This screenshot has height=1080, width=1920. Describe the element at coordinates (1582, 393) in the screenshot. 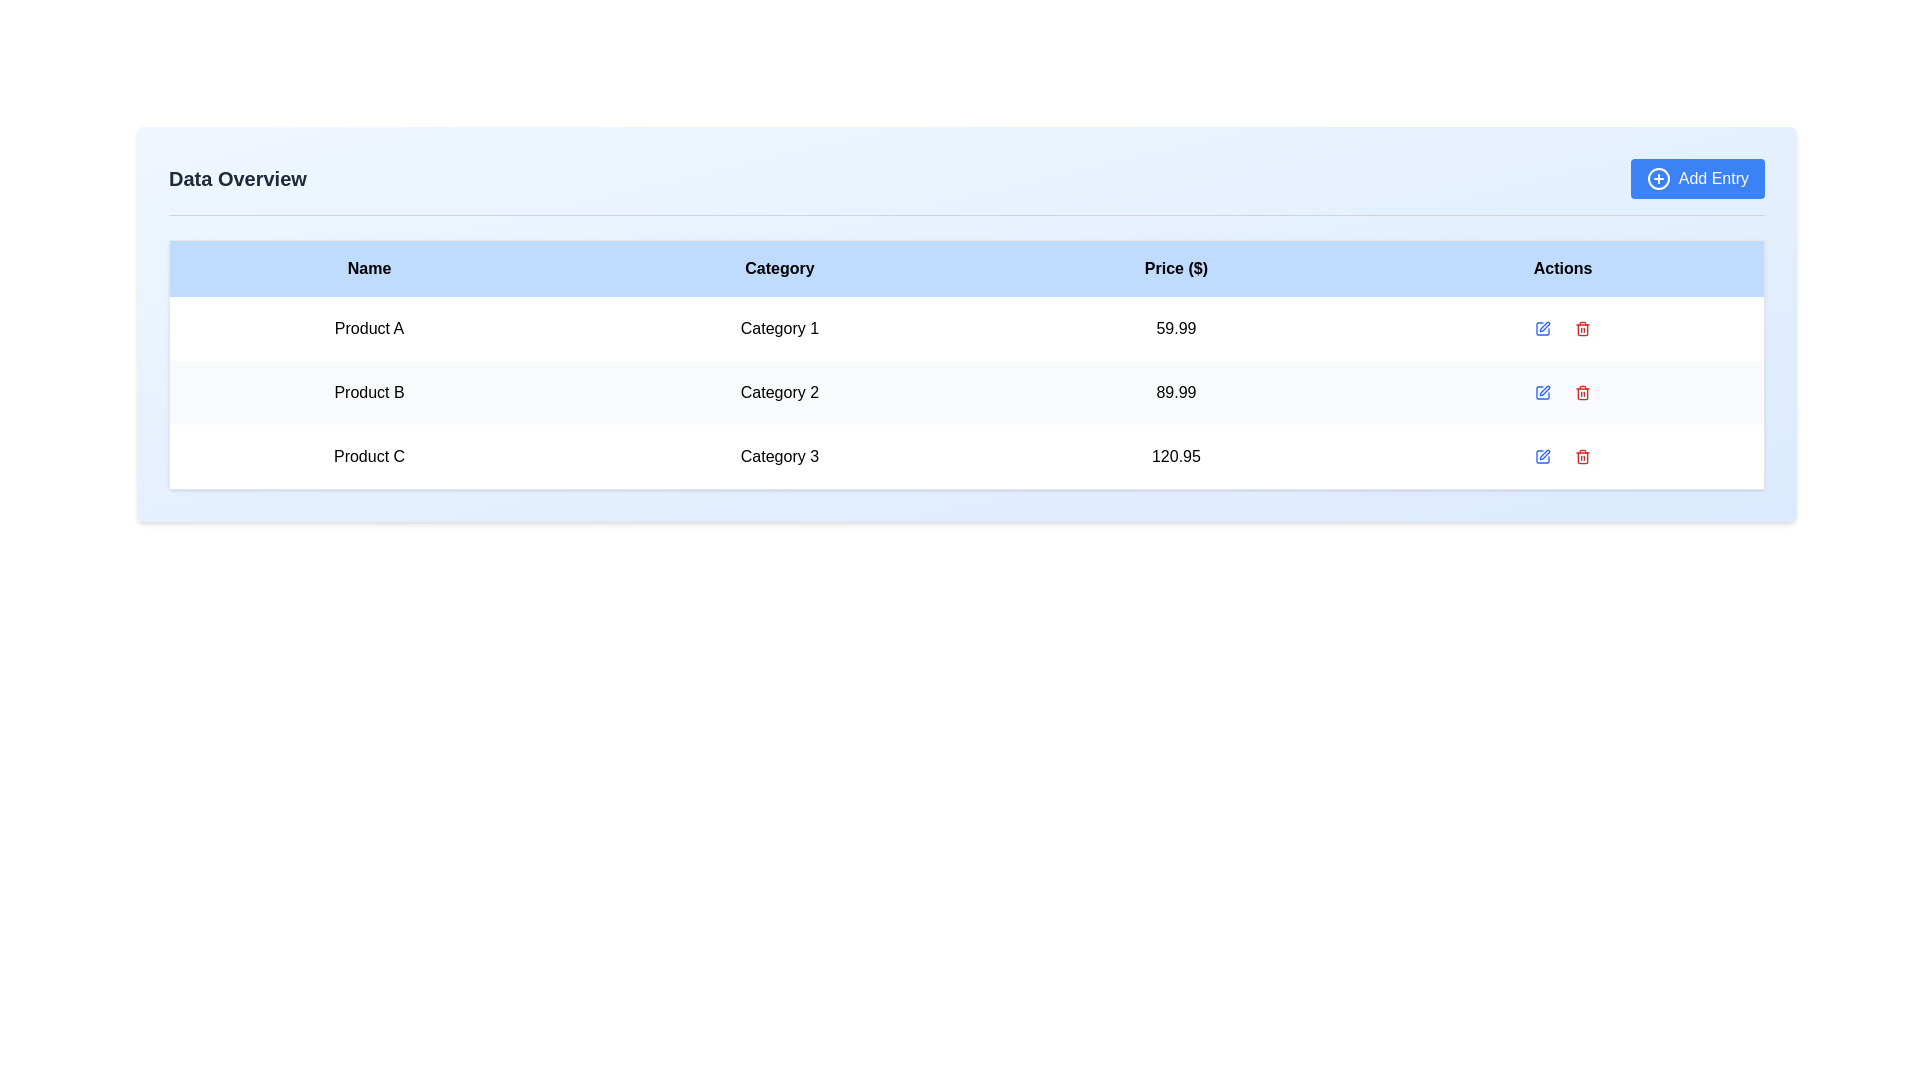

I see `the delete button, which is the second icon in the 'Actions' column of the second row of the visible product information table` at that location.